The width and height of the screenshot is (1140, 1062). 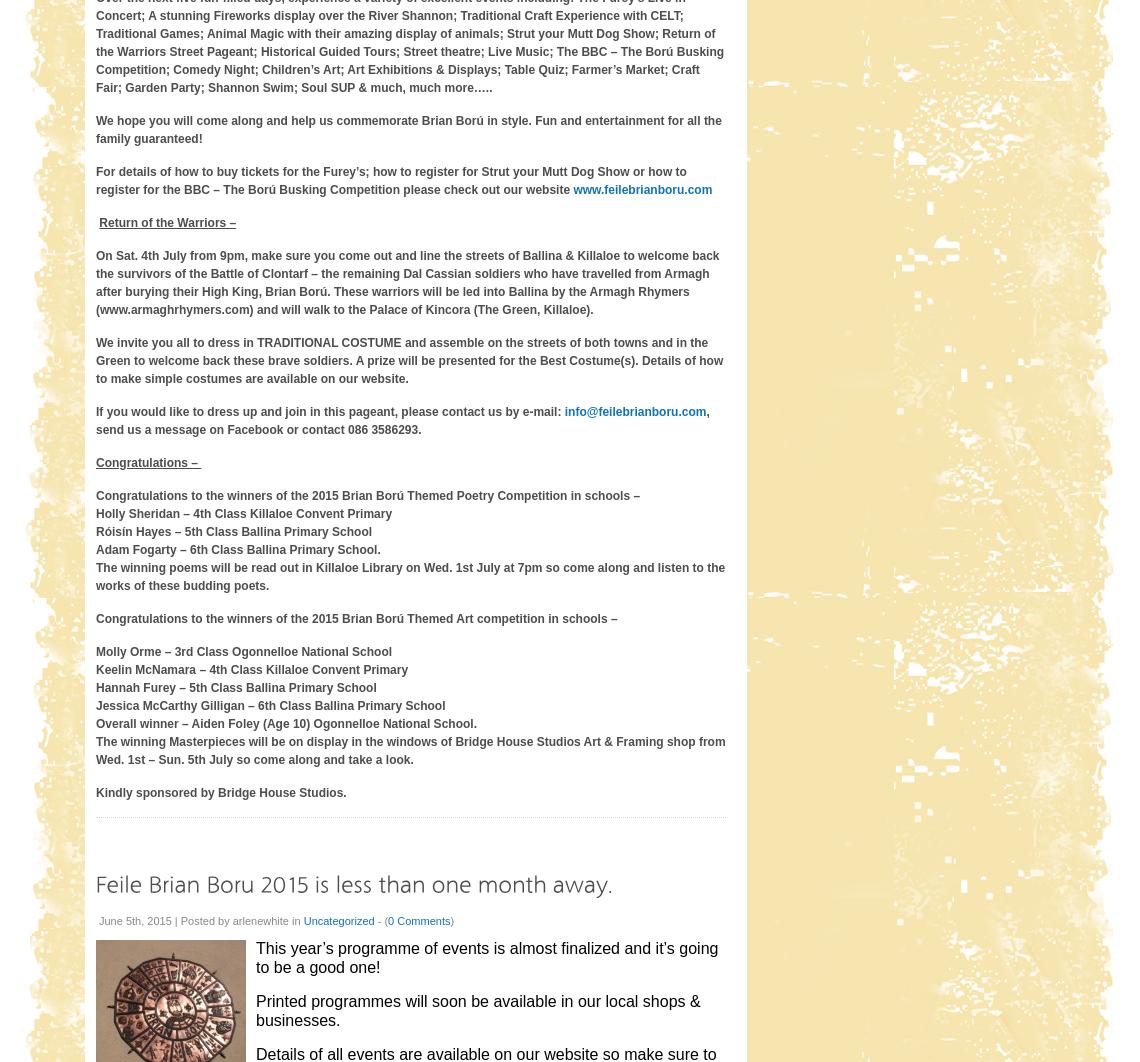 I want to click on 'On Sat. 4th July from 9pm, make sure you come out and line the streets of Ballina & Killaloe to welcome back the survivors of the Battle of Clontarf – the remaining Dal Cassian soldiers who have travelled from Armagh after burying their High King, Brian Ború. These warriors will be led into Ballina by the Armagh Rhymers (www.armaghrhymers.com) and will walk to the Palace of Kincora (The Green, Killaloe).', so click(x=94, y=280).